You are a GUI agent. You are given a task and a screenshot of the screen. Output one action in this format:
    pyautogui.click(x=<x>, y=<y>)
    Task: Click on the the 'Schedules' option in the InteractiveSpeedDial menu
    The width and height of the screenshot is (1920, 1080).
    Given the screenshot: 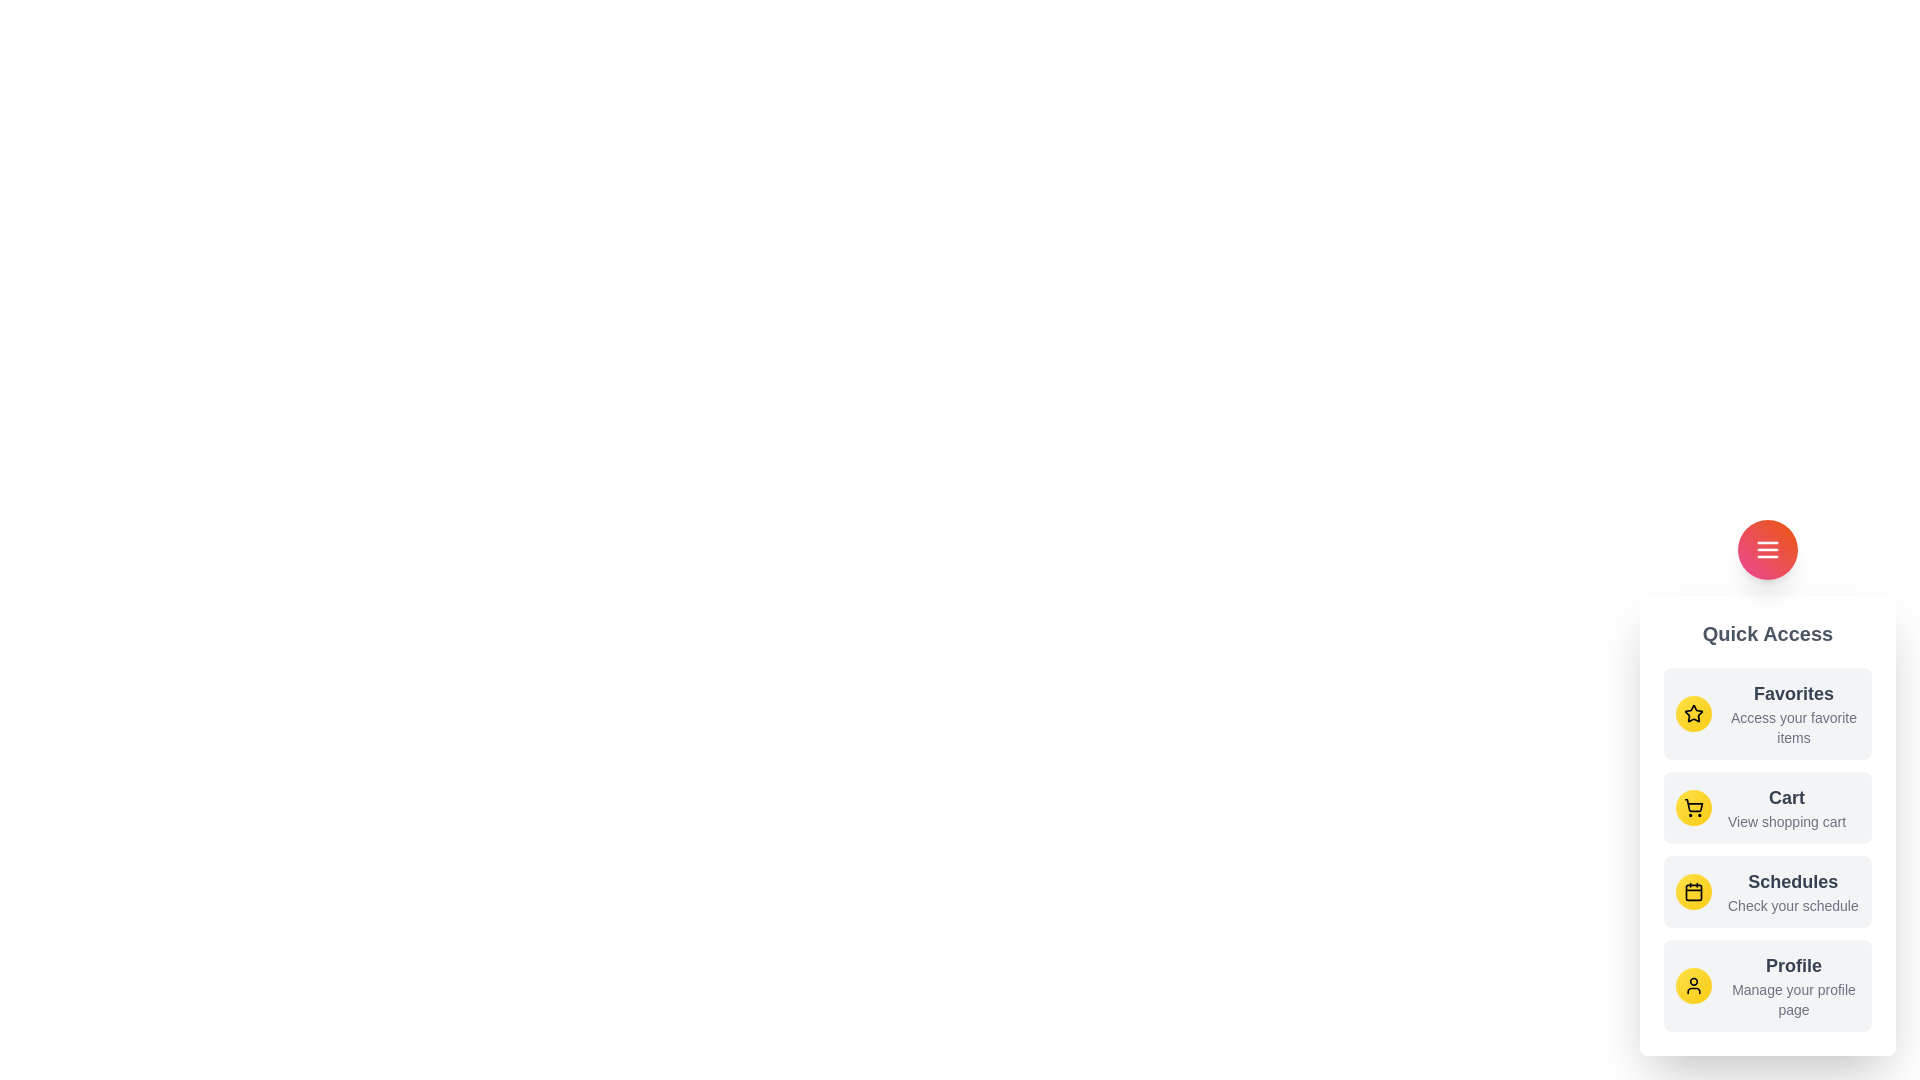 What is the action you would take?
    pyautogui.click(x=1767, y=890)
    